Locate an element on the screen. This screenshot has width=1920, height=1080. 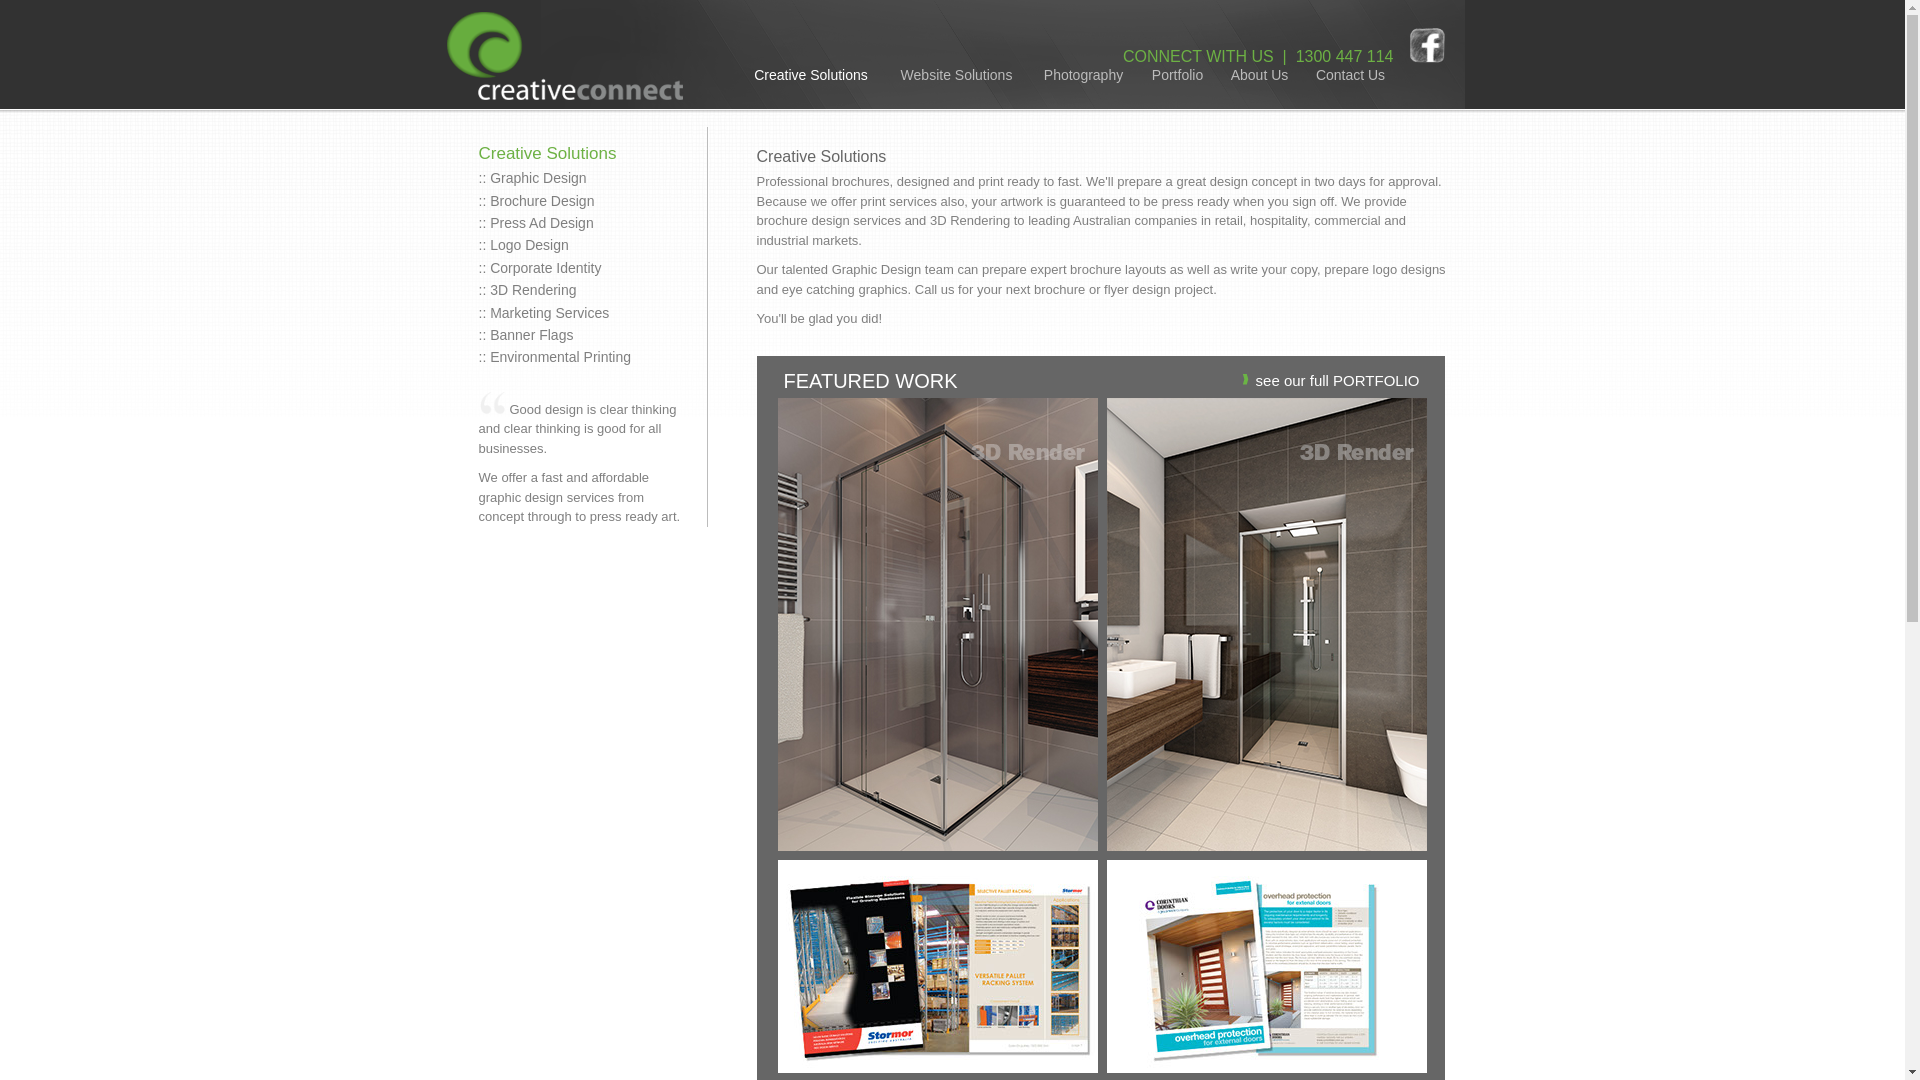
'Website Solutions' is located at coordinates (956, 75).